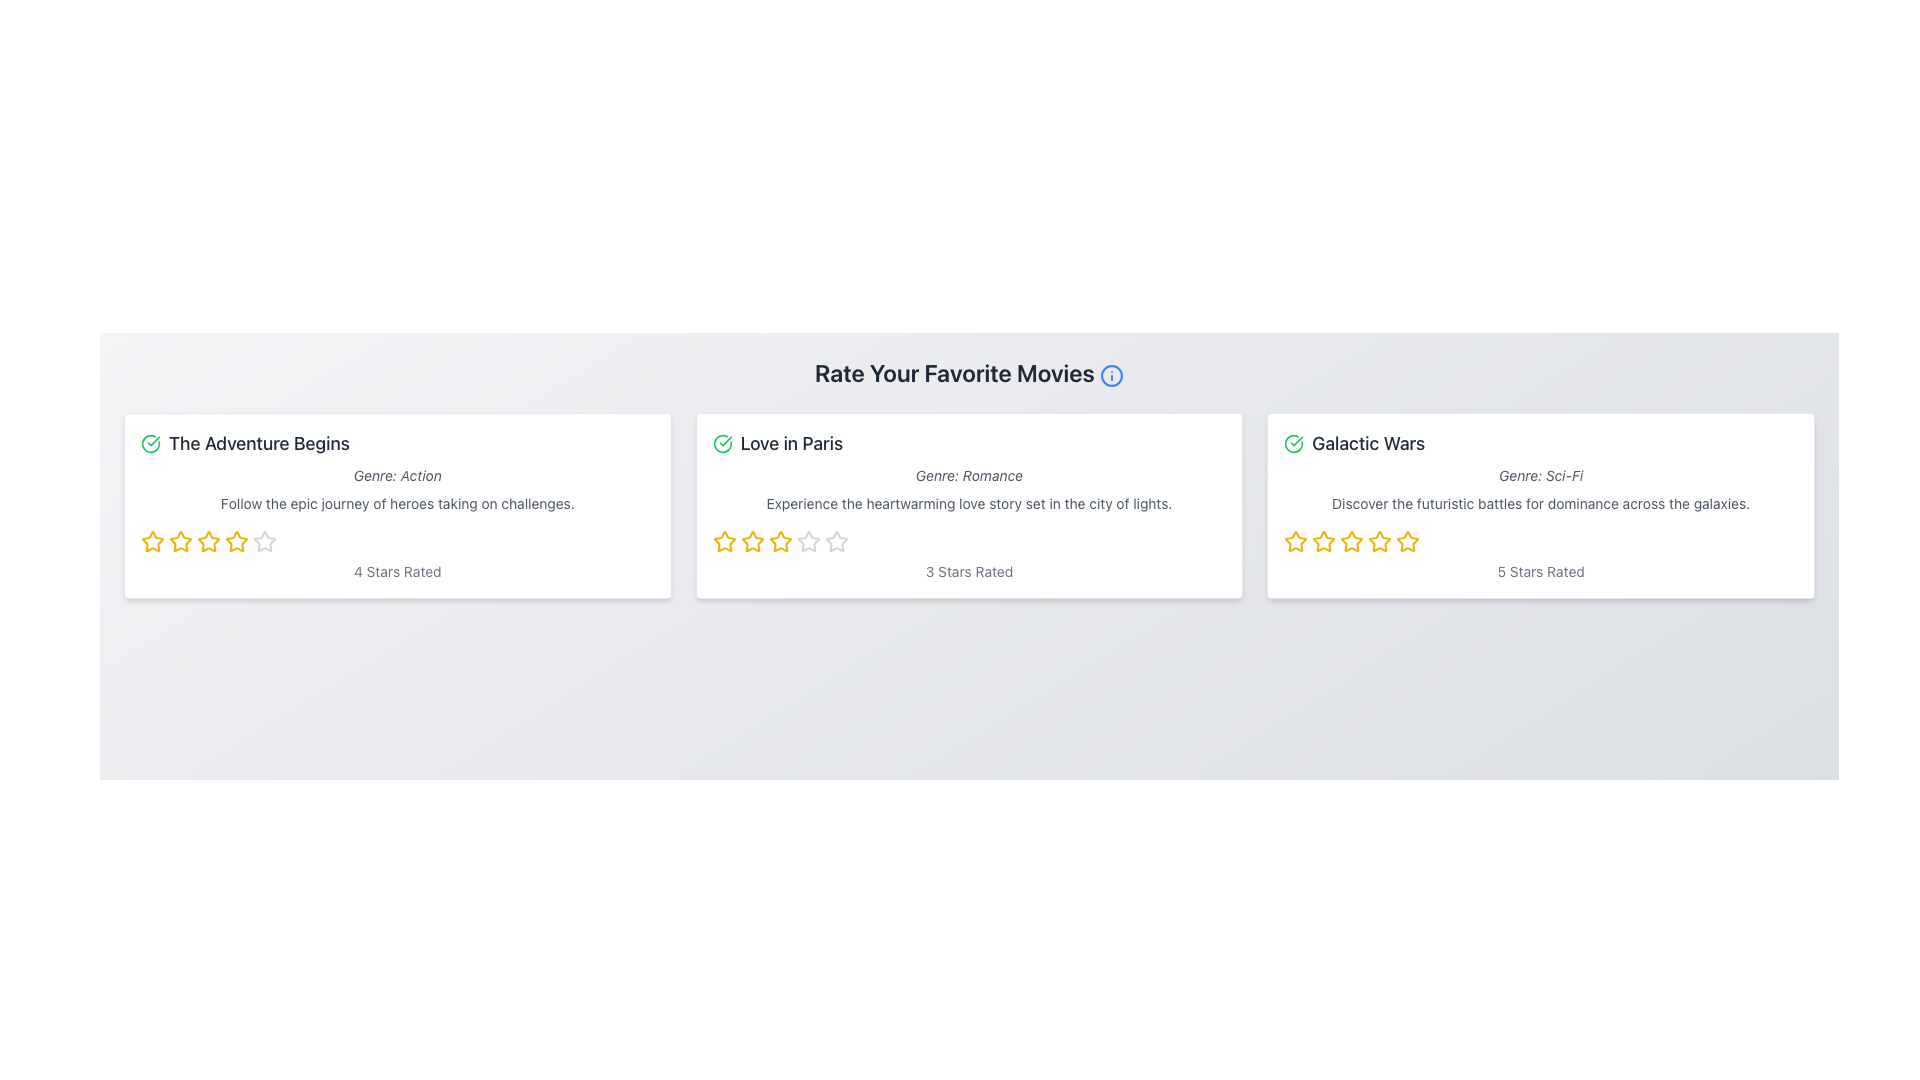 The width and height of the screenshot is (1920, 1080). Describe the element at coordinates (969, 504) in the screenshot. I see `information contained in the romance movie card titled 'Love in Paris', located in the center column of the grid layout below the title 'Rate Your Favorite Movies'` at that location.